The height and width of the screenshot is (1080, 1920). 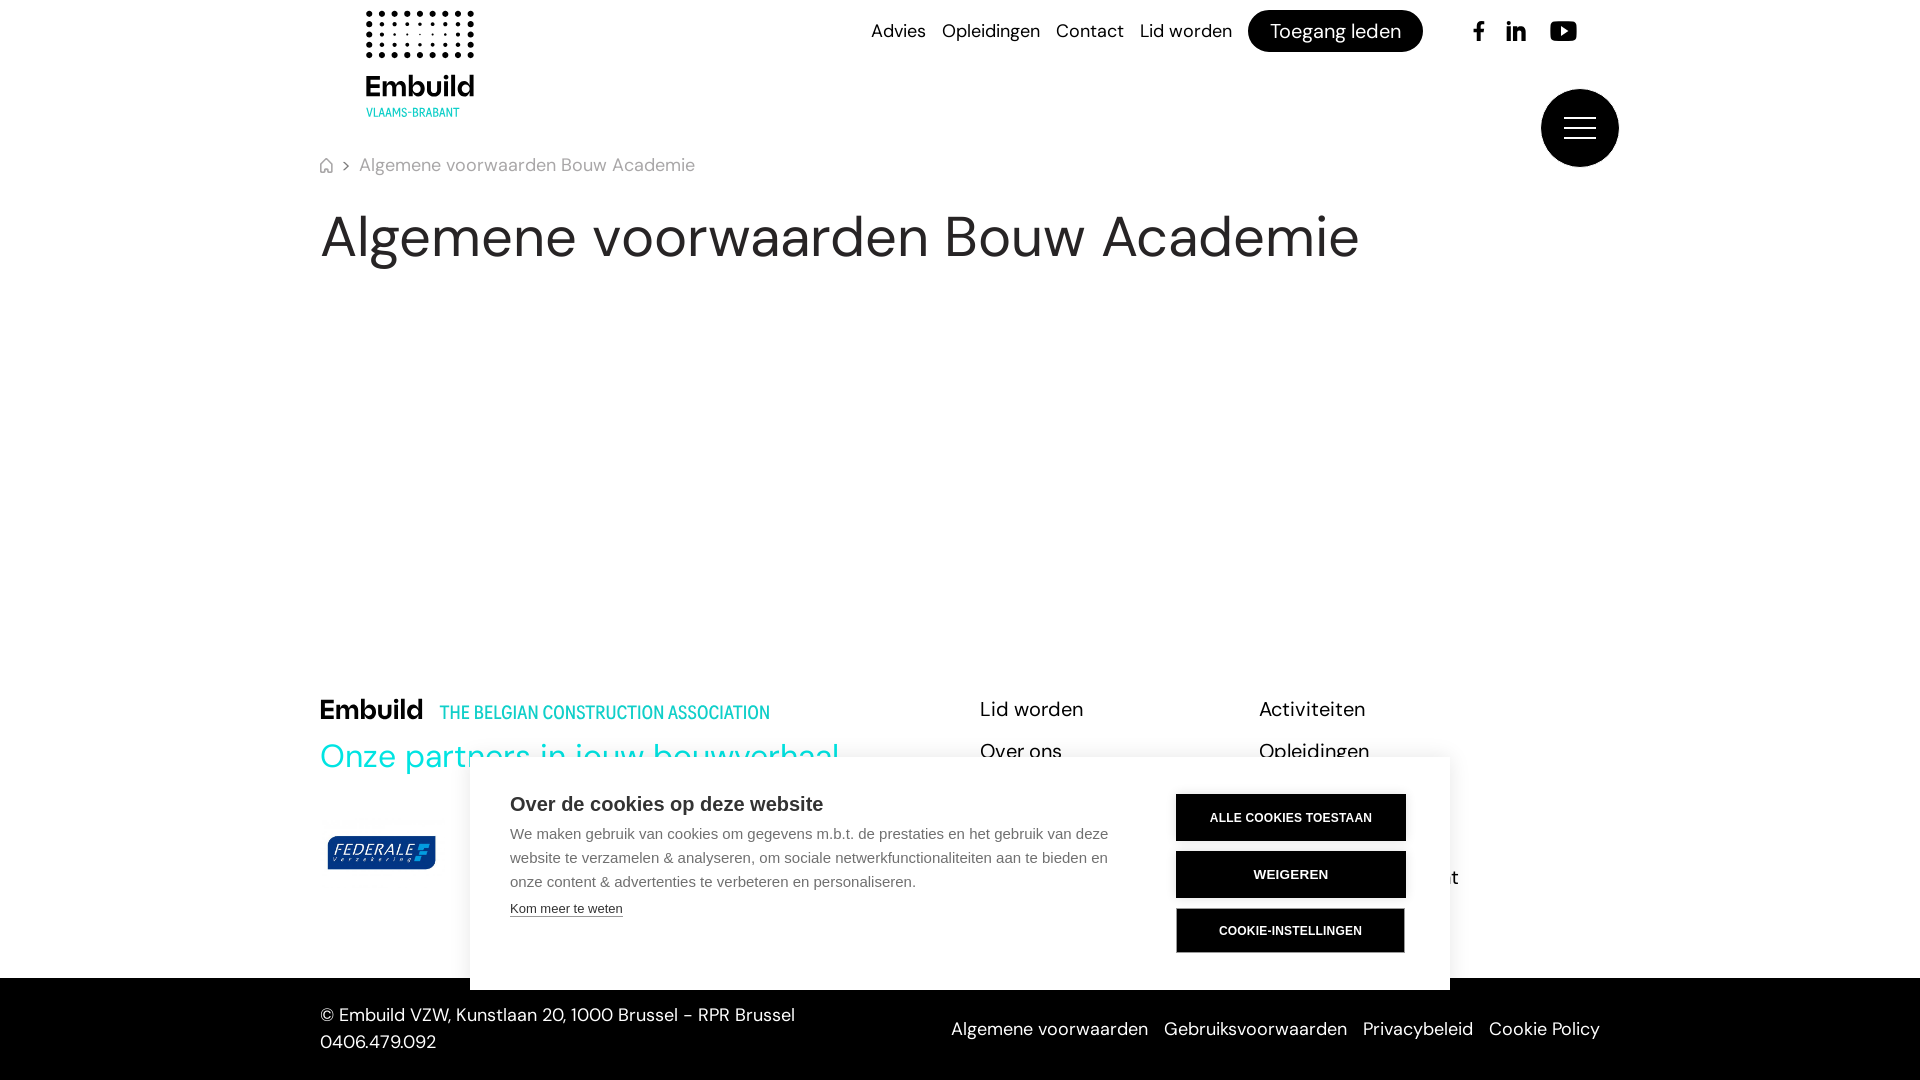 What do you see at coordinates (1416, 1028) in the screenshot?
I see `'Privacybeleid'` at bounding box center [1416, 1028].